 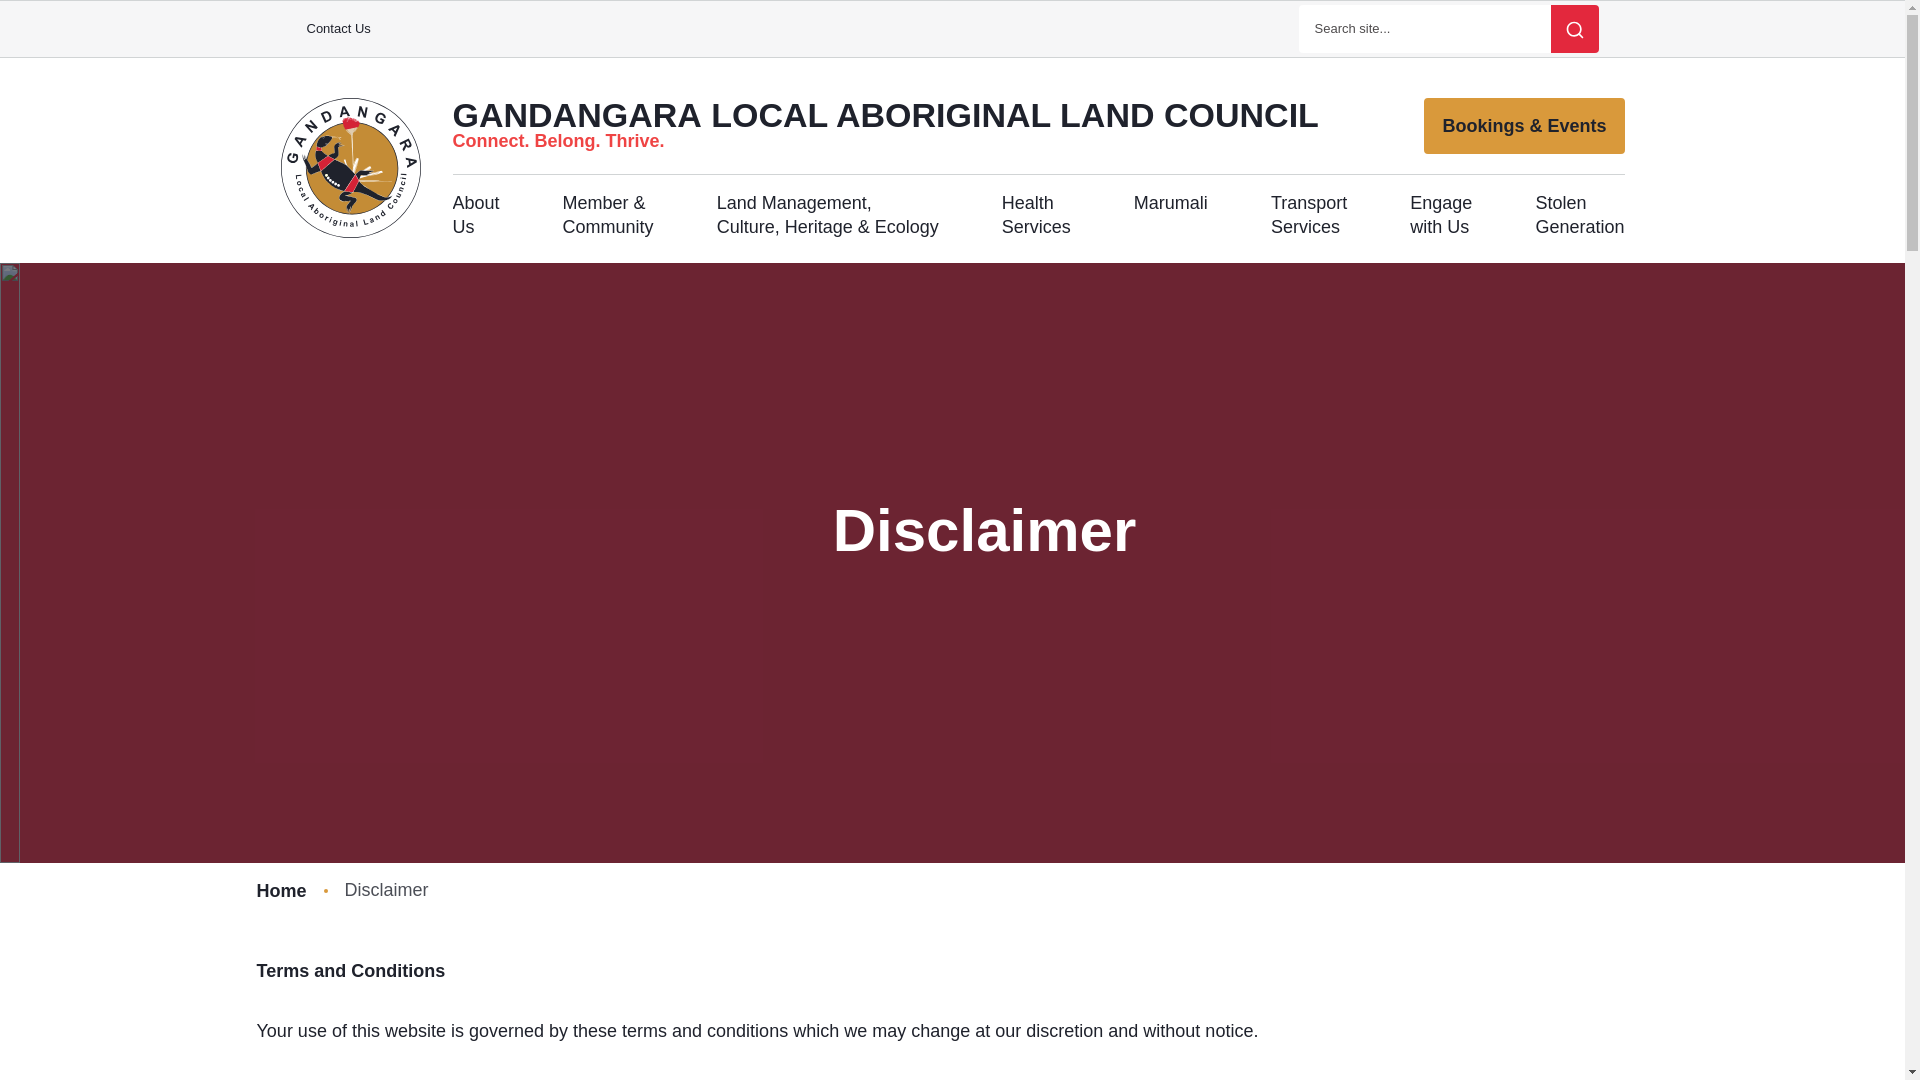 What do you see at coordinates (1309, 215) in the screenshot?
I see `'Transport` at bounding box center [1309, 215].